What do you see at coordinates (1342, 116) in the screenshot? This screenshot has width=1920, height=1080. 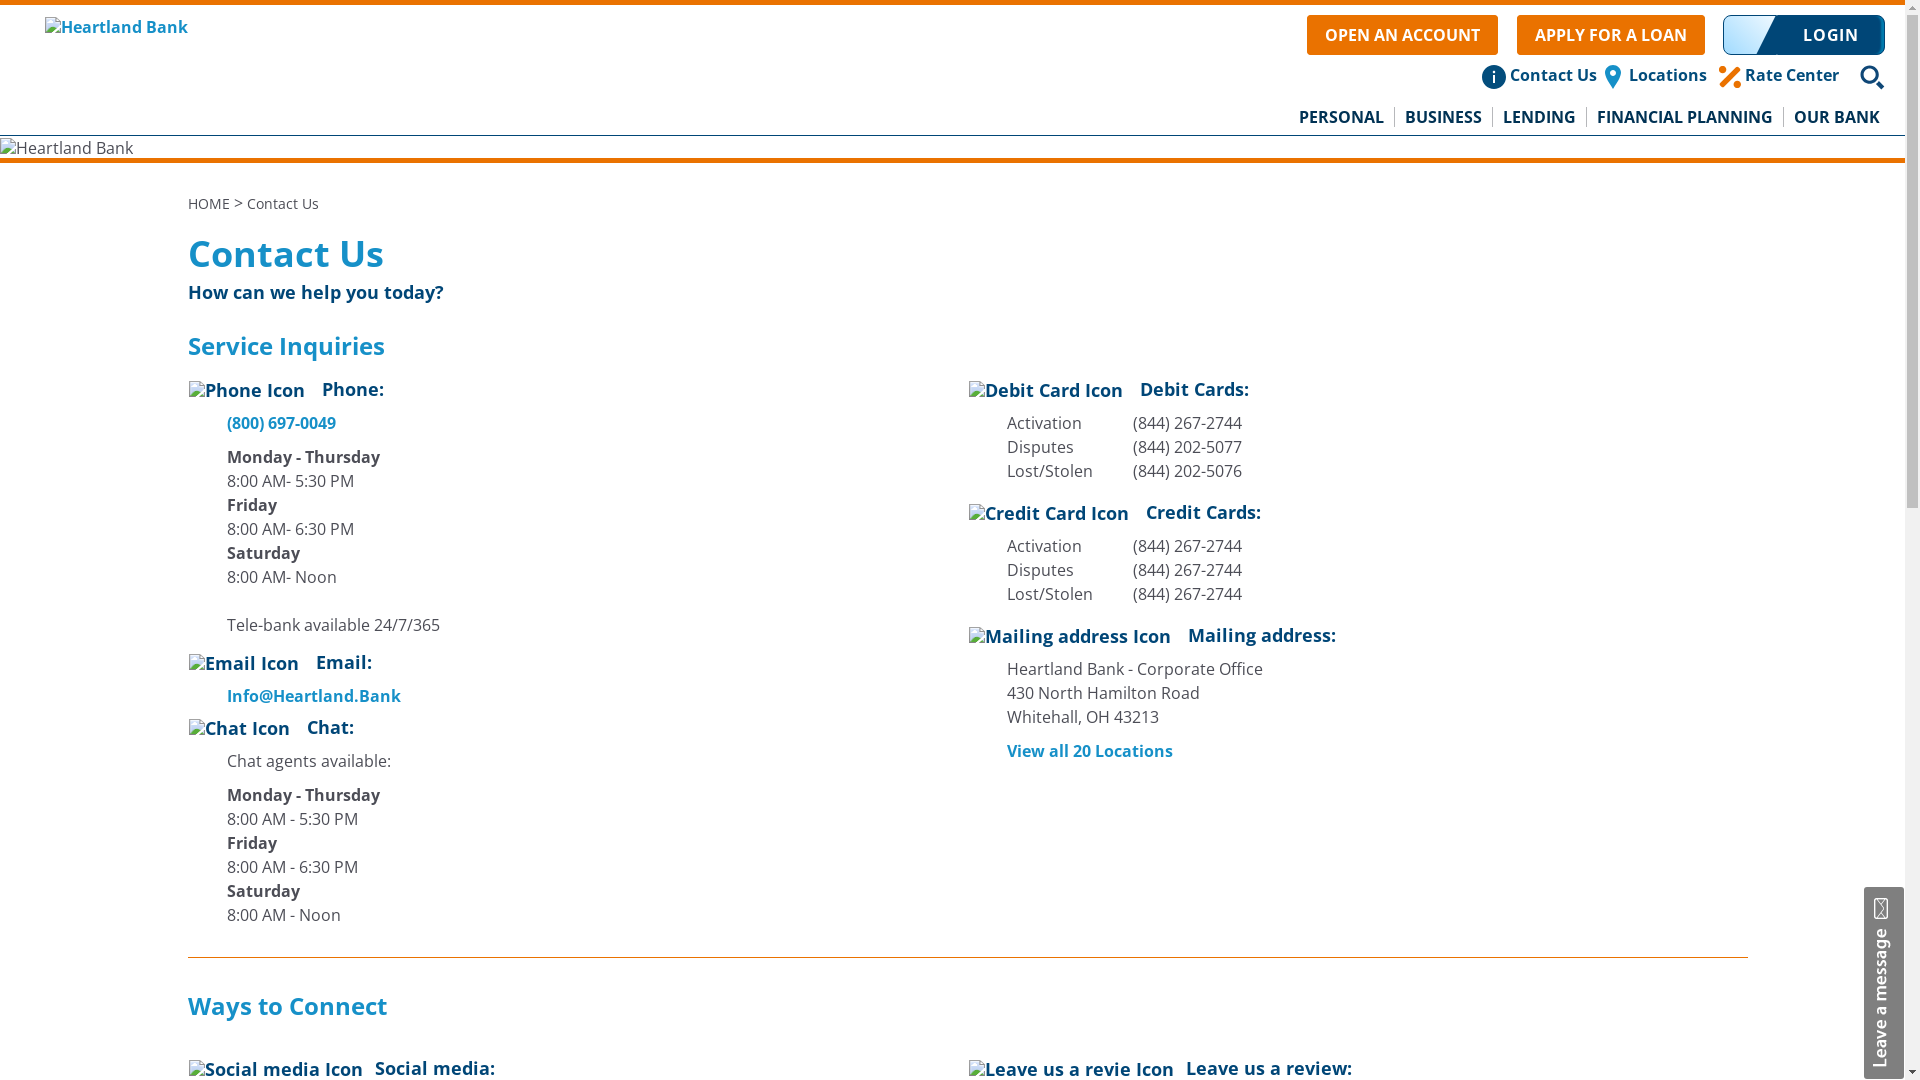 I see `'PERSONAL'` at bounding box center [1342, 116].